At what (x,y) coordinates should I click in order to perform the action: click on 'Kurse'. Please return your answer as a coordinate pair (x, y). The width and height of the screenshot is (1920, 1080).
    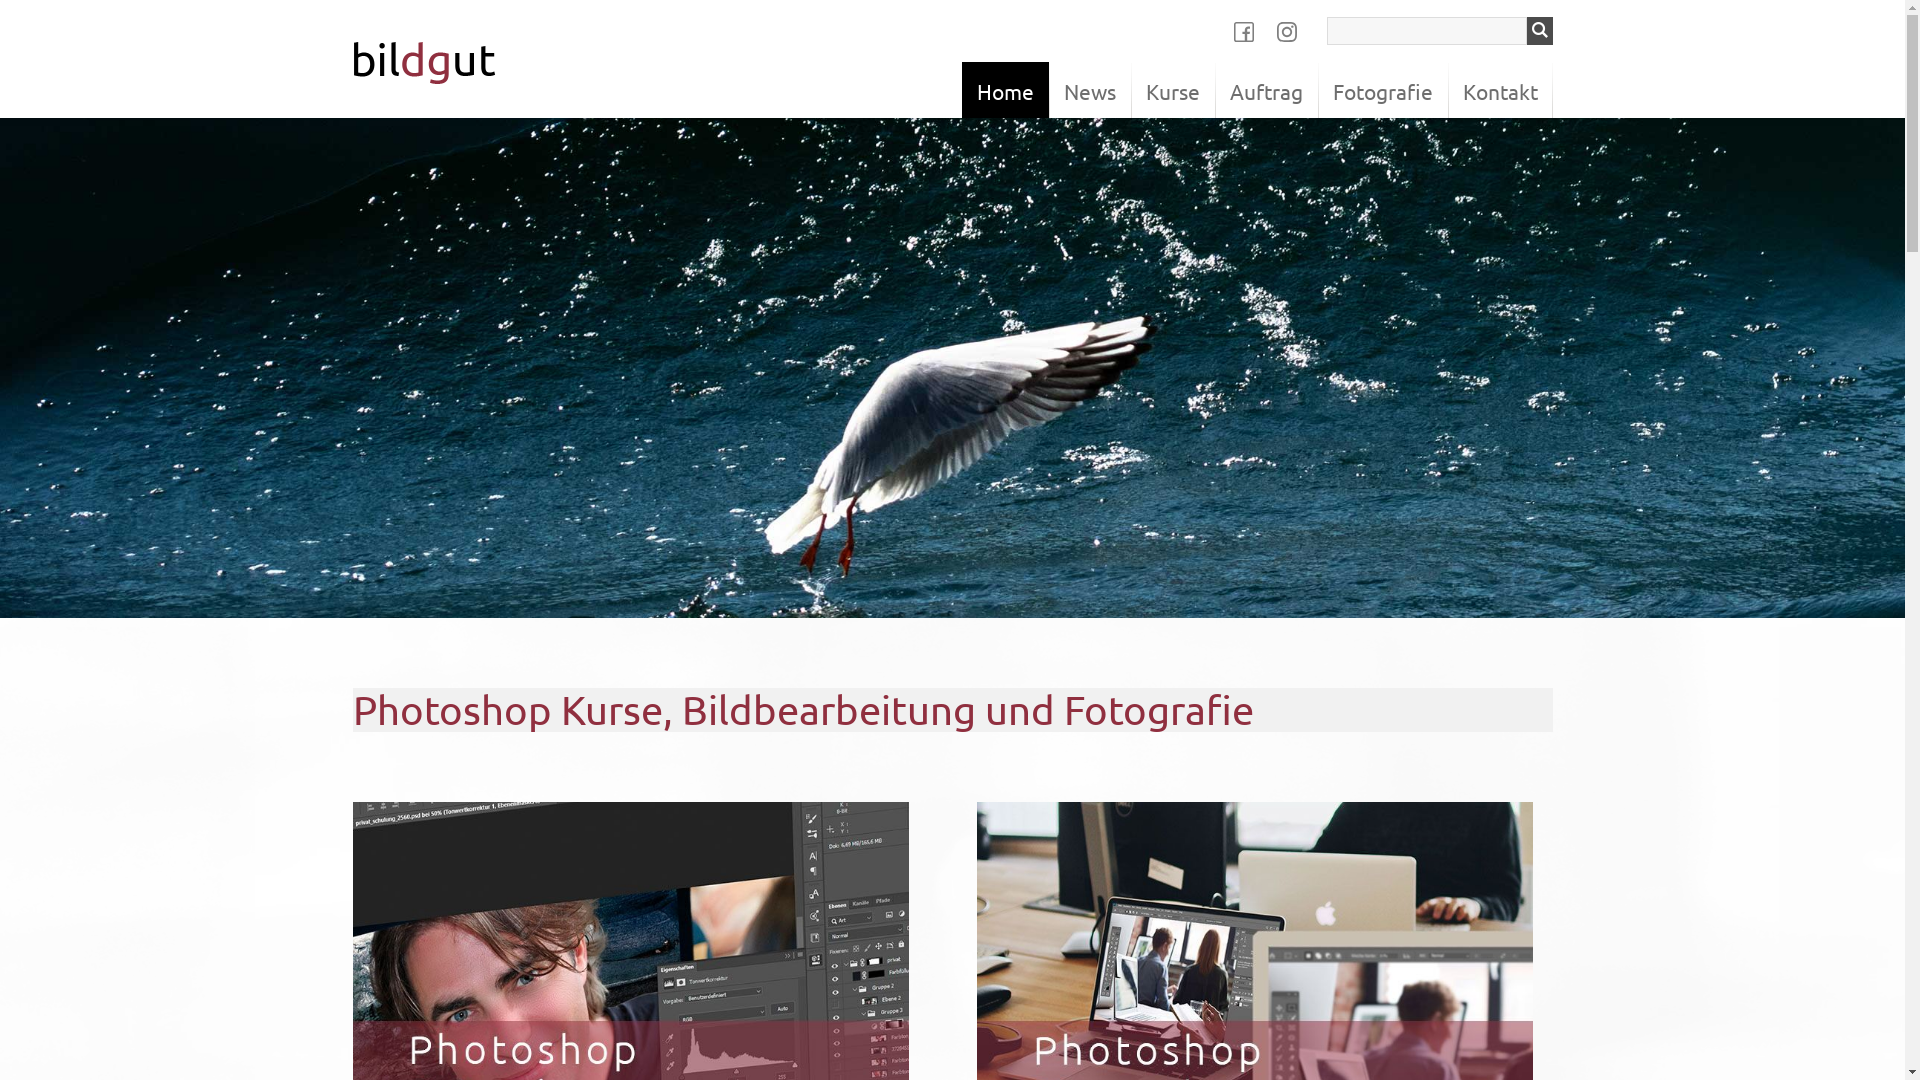
    Looking at the image, I should click on (1171, 88).